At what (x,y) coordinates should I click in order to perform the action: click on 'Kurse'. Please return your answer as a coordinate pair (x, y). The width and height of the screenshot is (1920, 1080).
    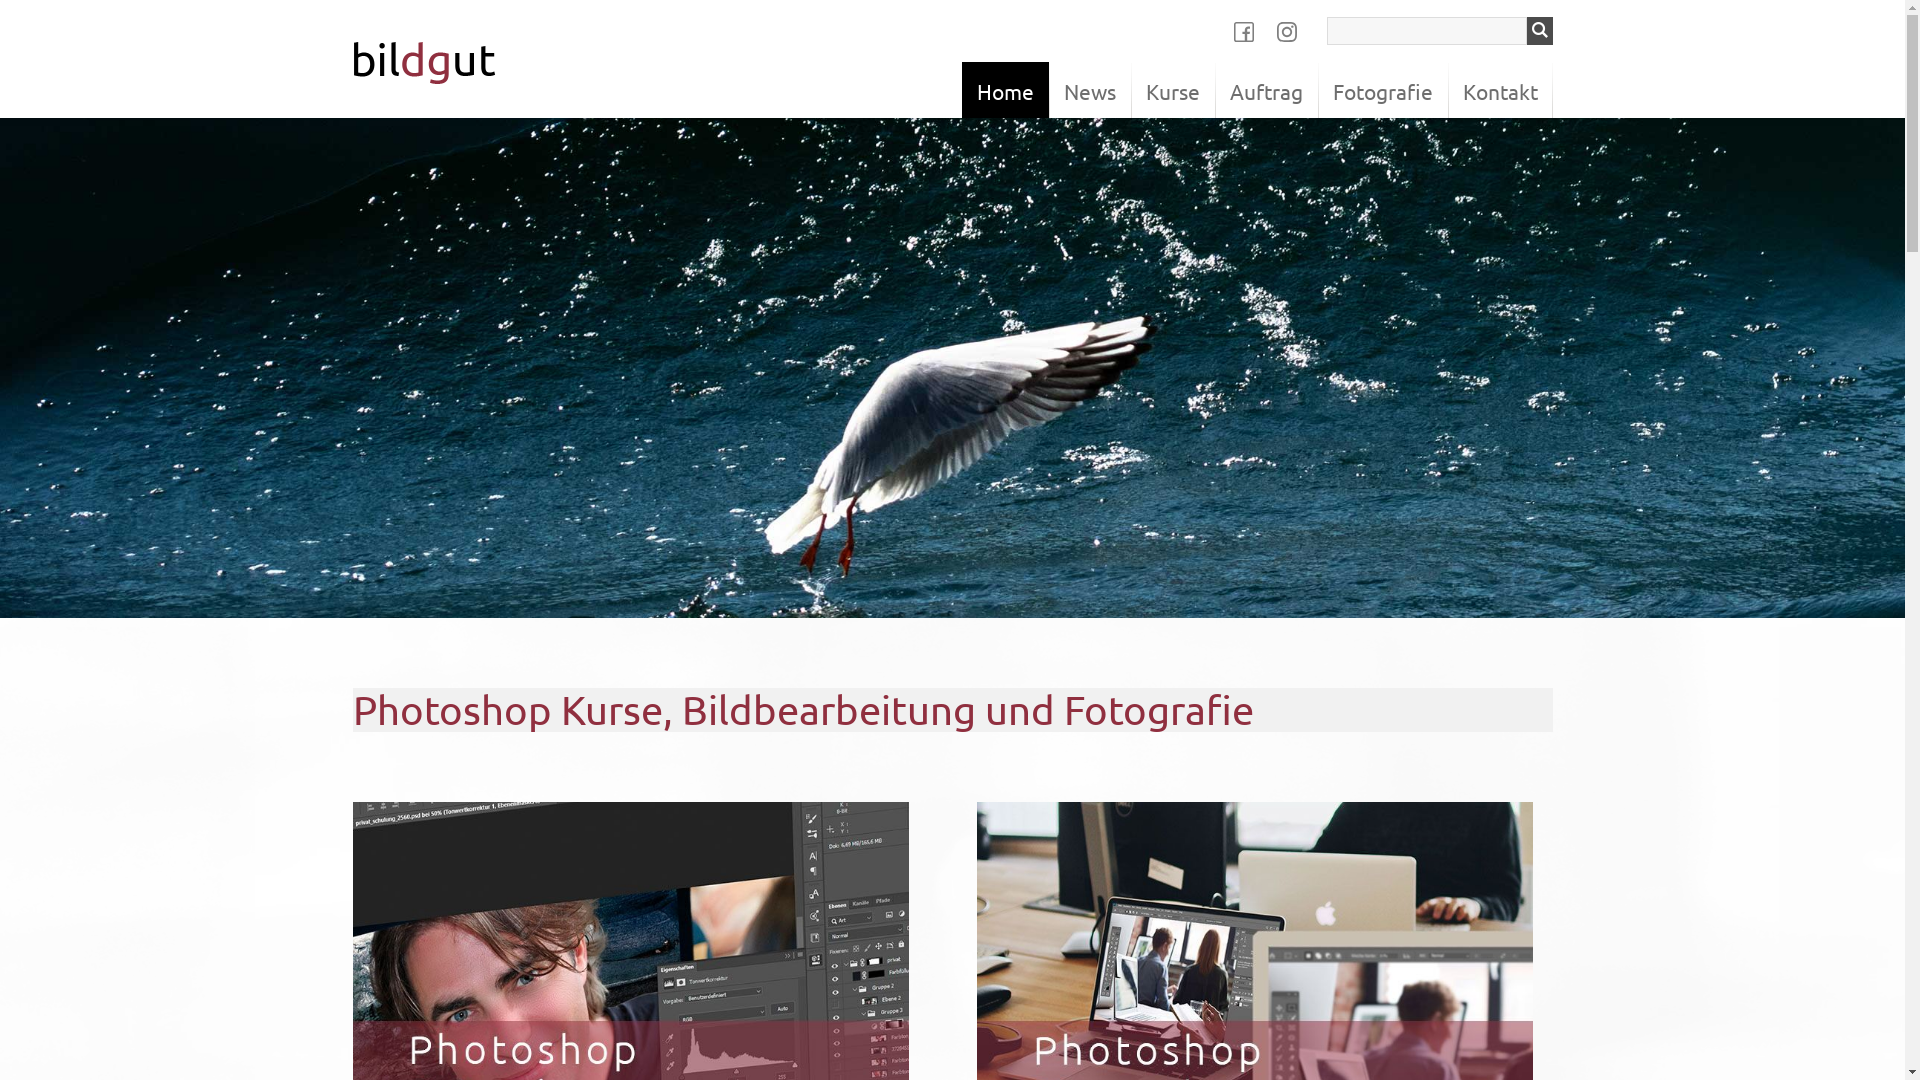
    Looking at the image, I should click on (1171, 88).